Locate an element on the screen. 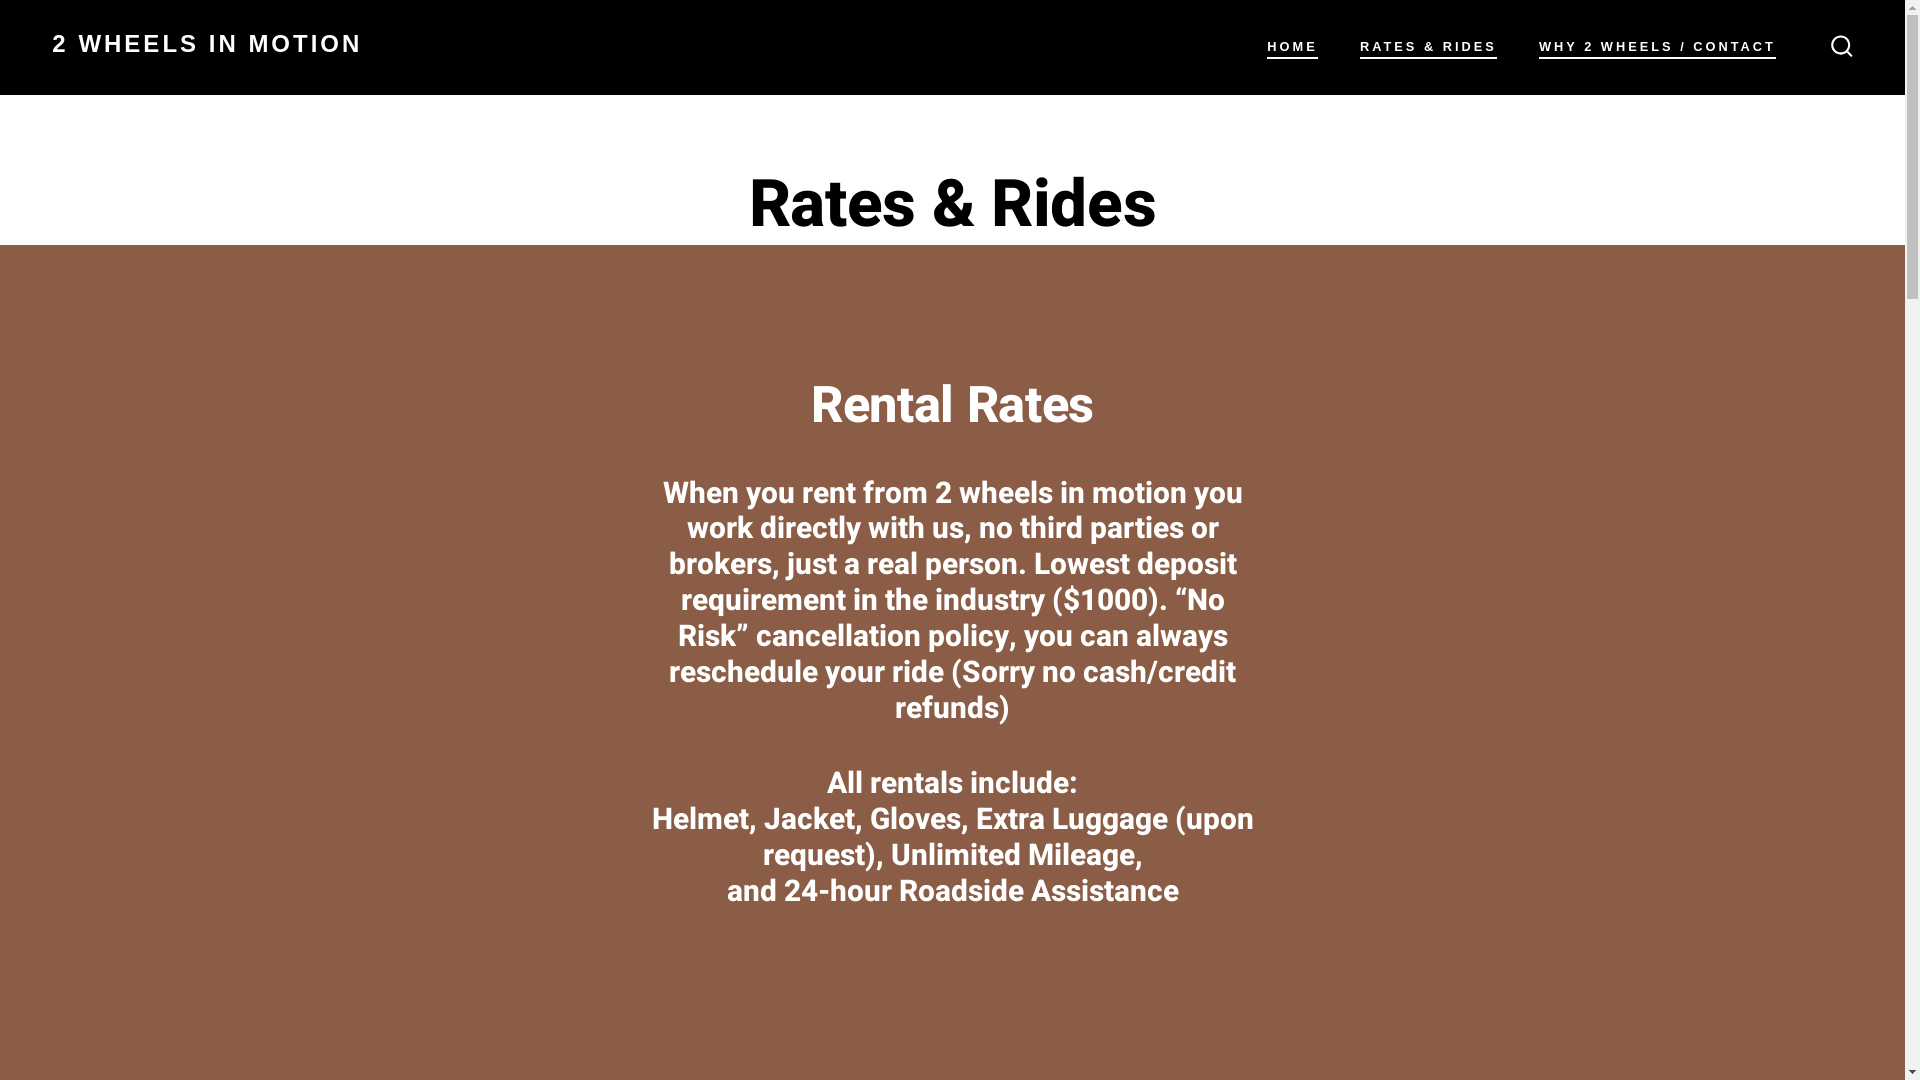 This screenshot has height=1080, width=1920. 'HOME' is located at coordinates (1291, 46).